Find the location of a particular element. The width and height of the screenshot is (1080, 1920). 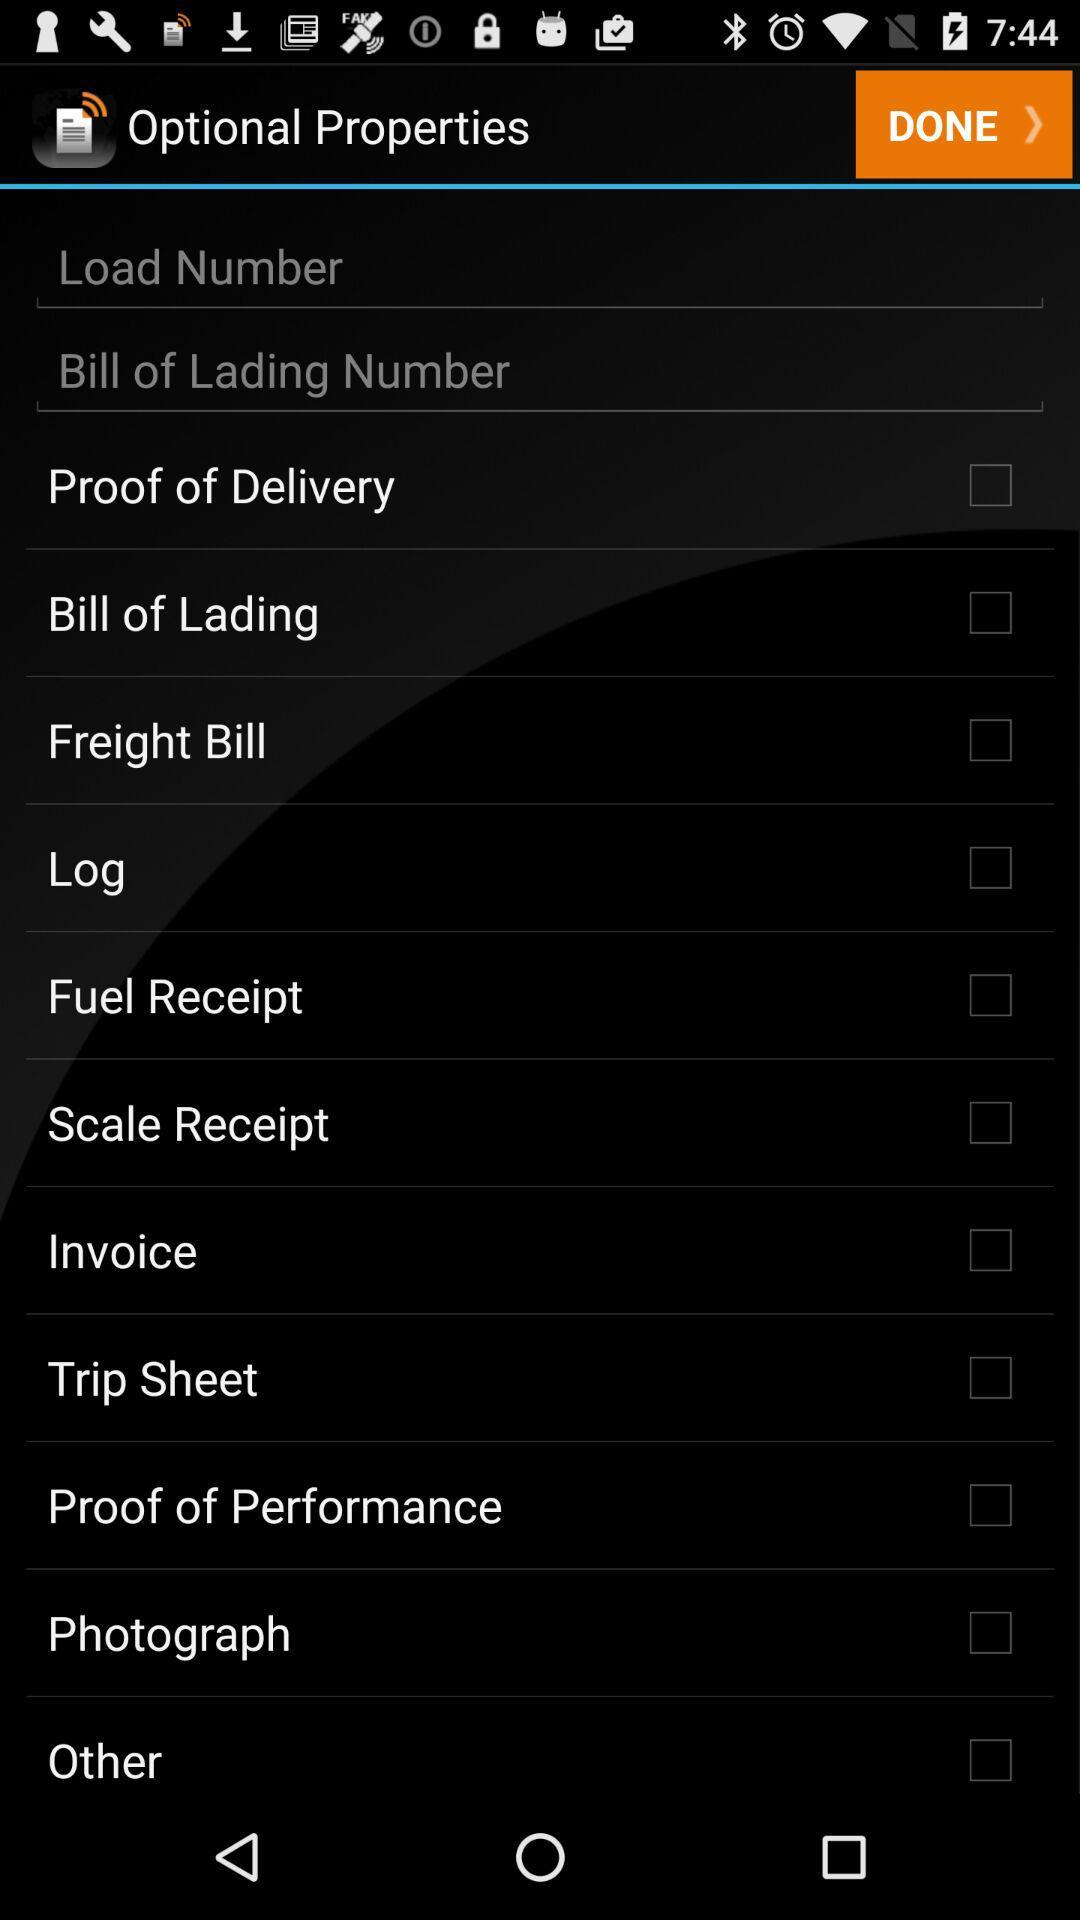

optional properties menu is located at coordinates (540, 370).